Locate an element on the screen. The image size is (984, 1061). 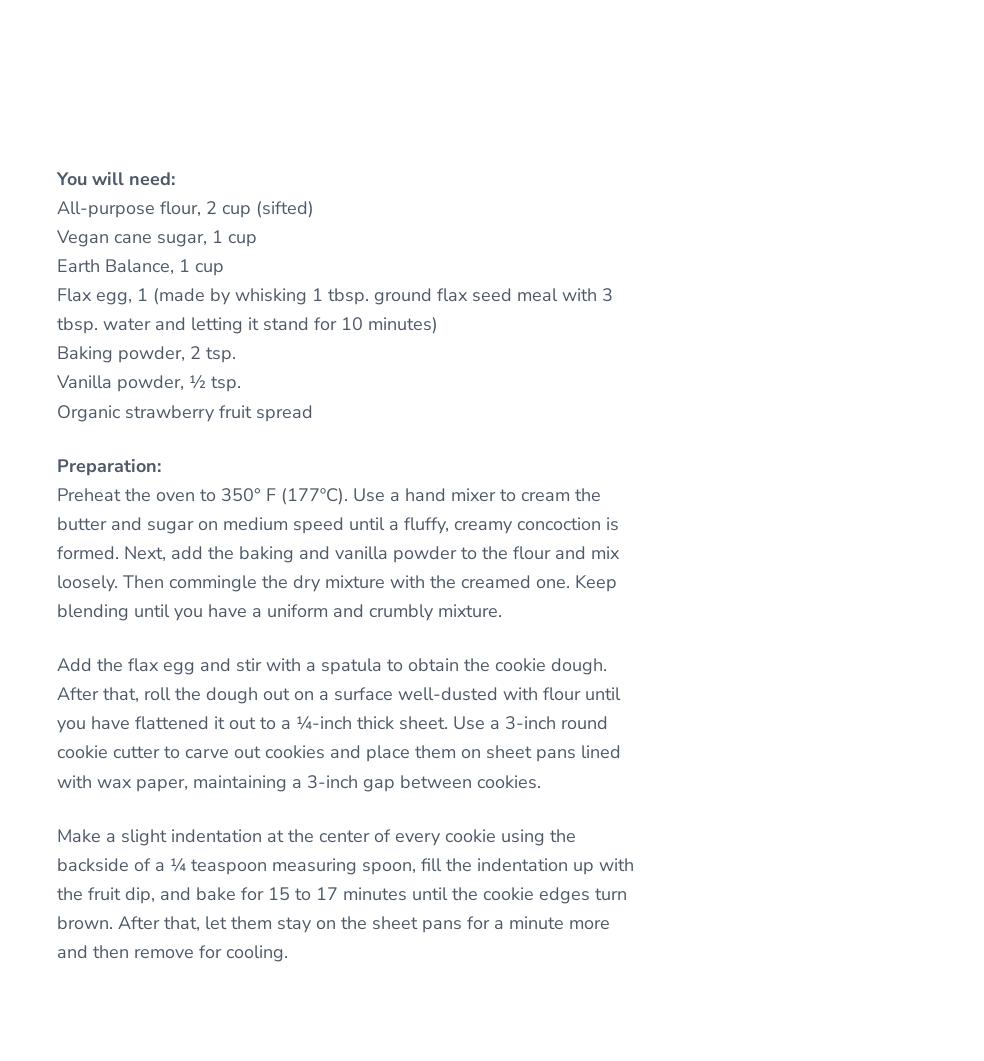
'Baking powder, 2 tsp.' is located at coordinates (146, 351).